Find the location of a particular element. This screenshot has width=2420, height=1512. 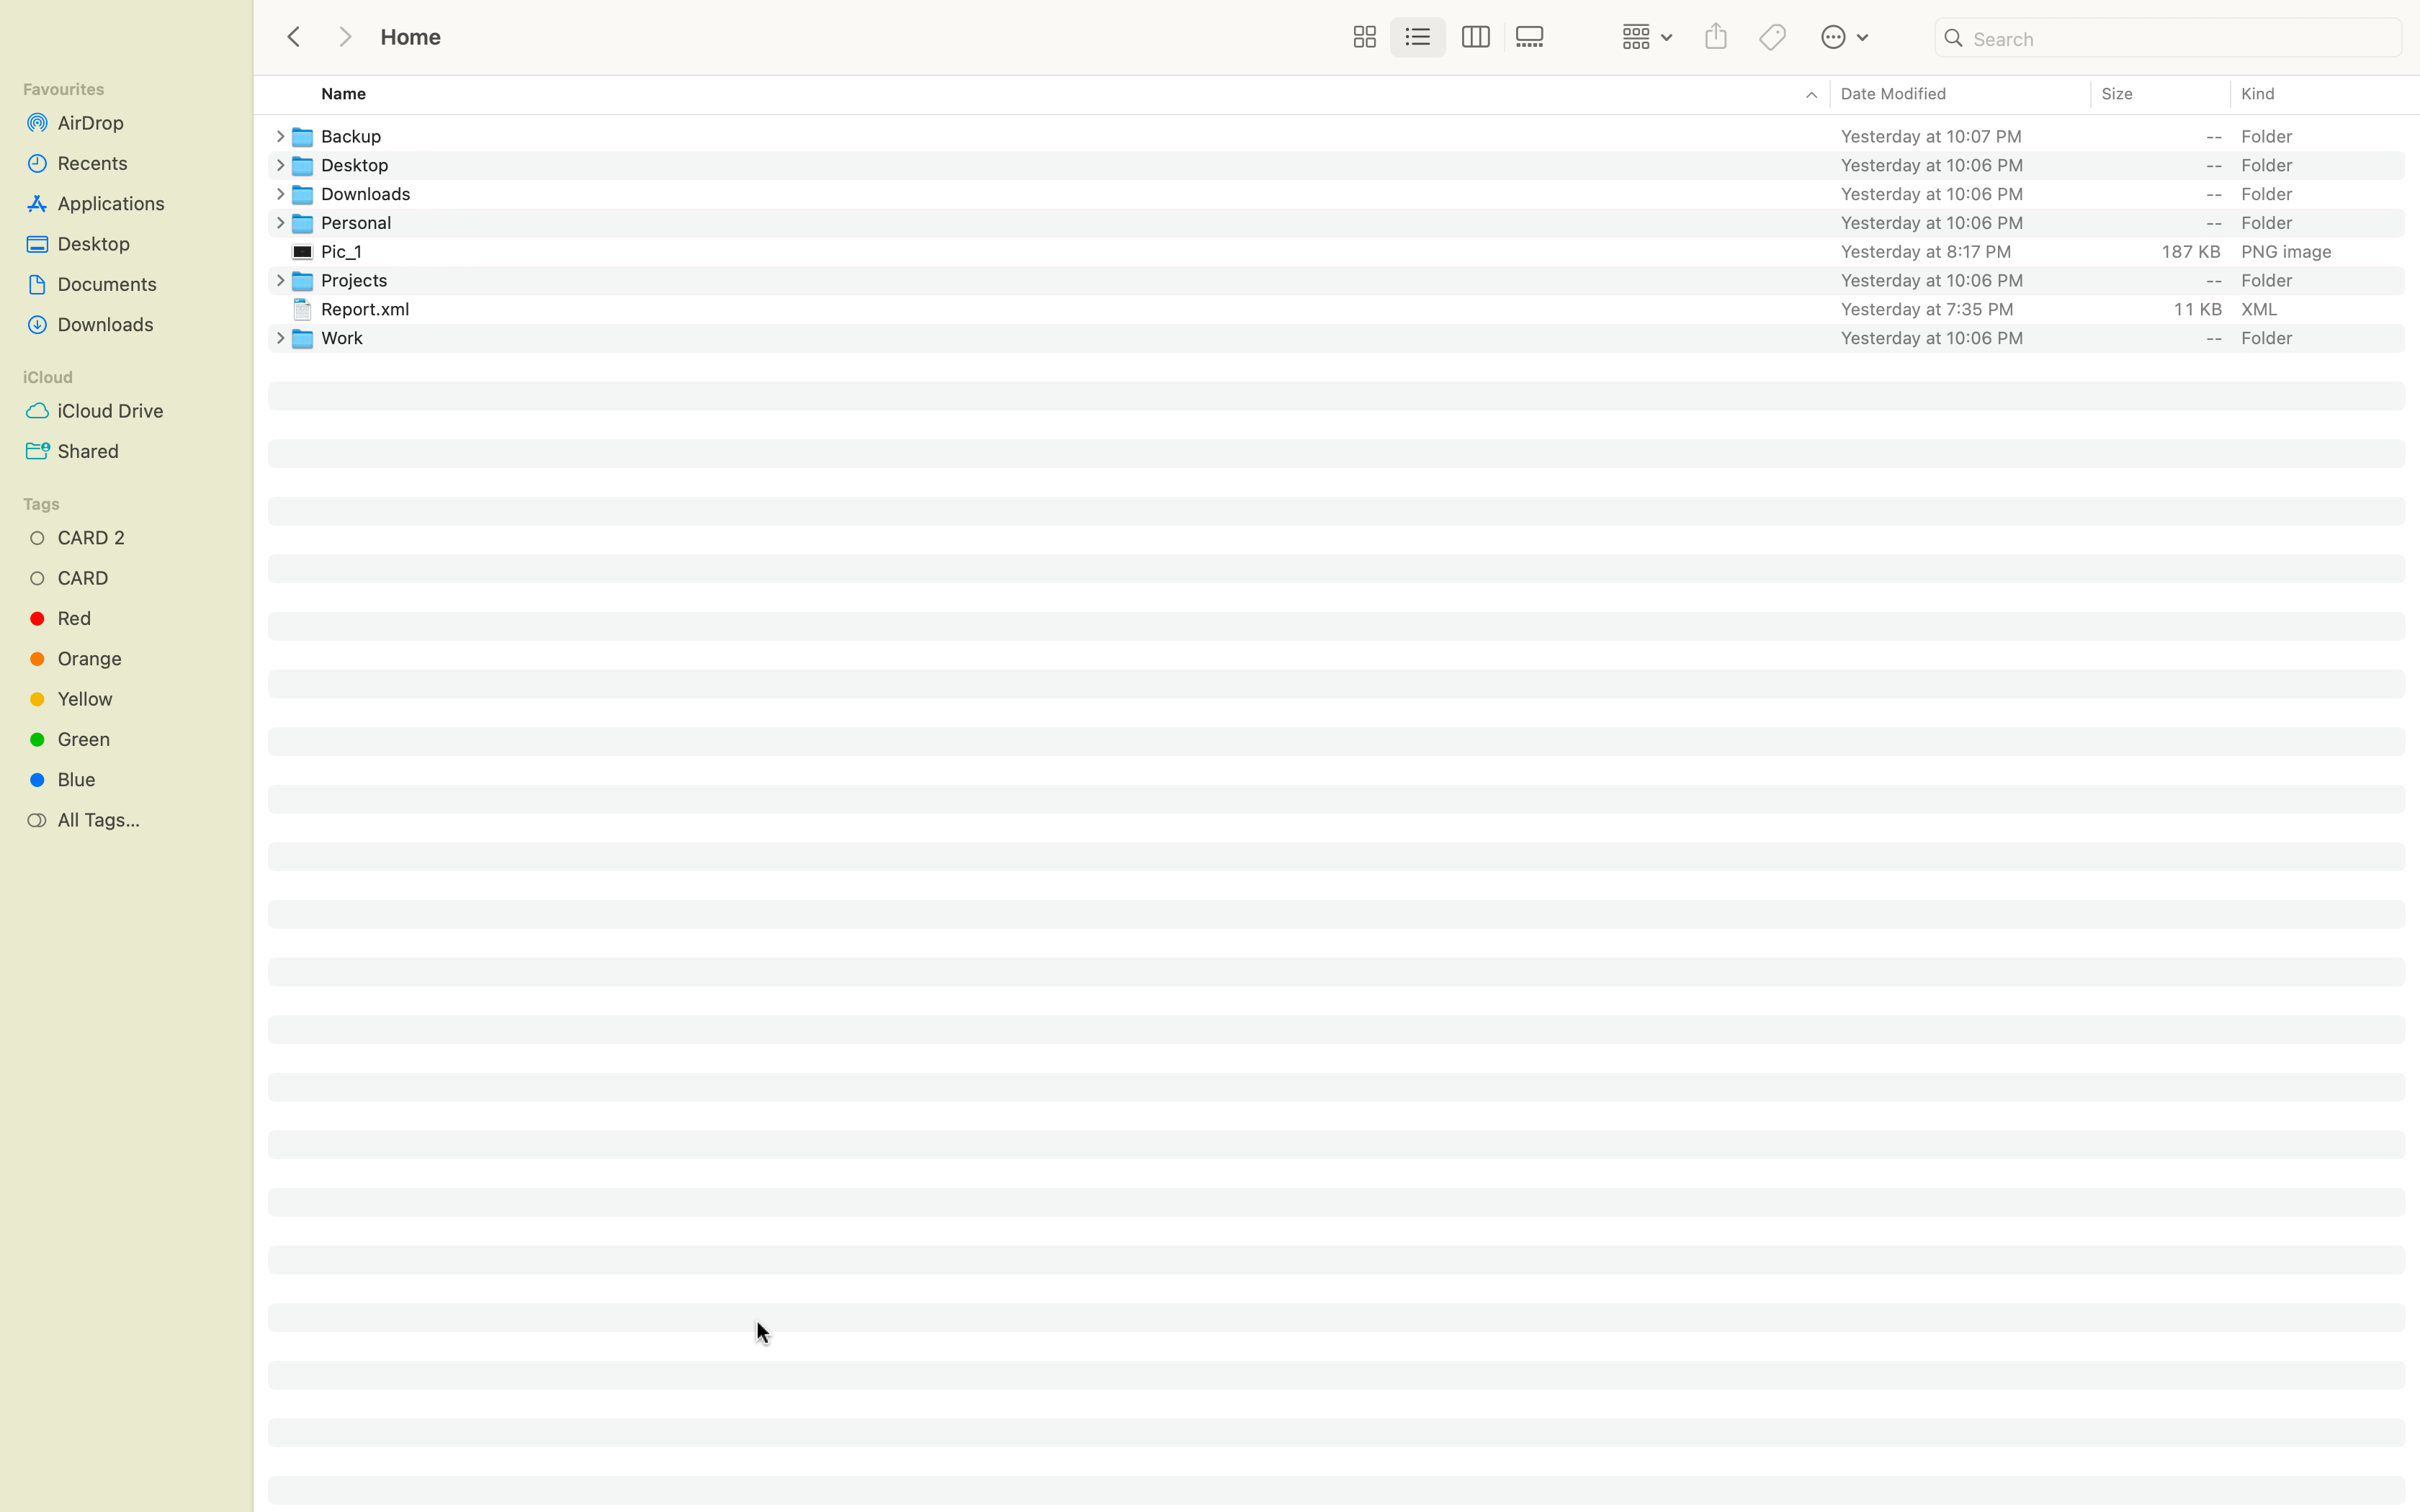

up the Downloads folder to reveal its items is located at coordinates (275, 194).